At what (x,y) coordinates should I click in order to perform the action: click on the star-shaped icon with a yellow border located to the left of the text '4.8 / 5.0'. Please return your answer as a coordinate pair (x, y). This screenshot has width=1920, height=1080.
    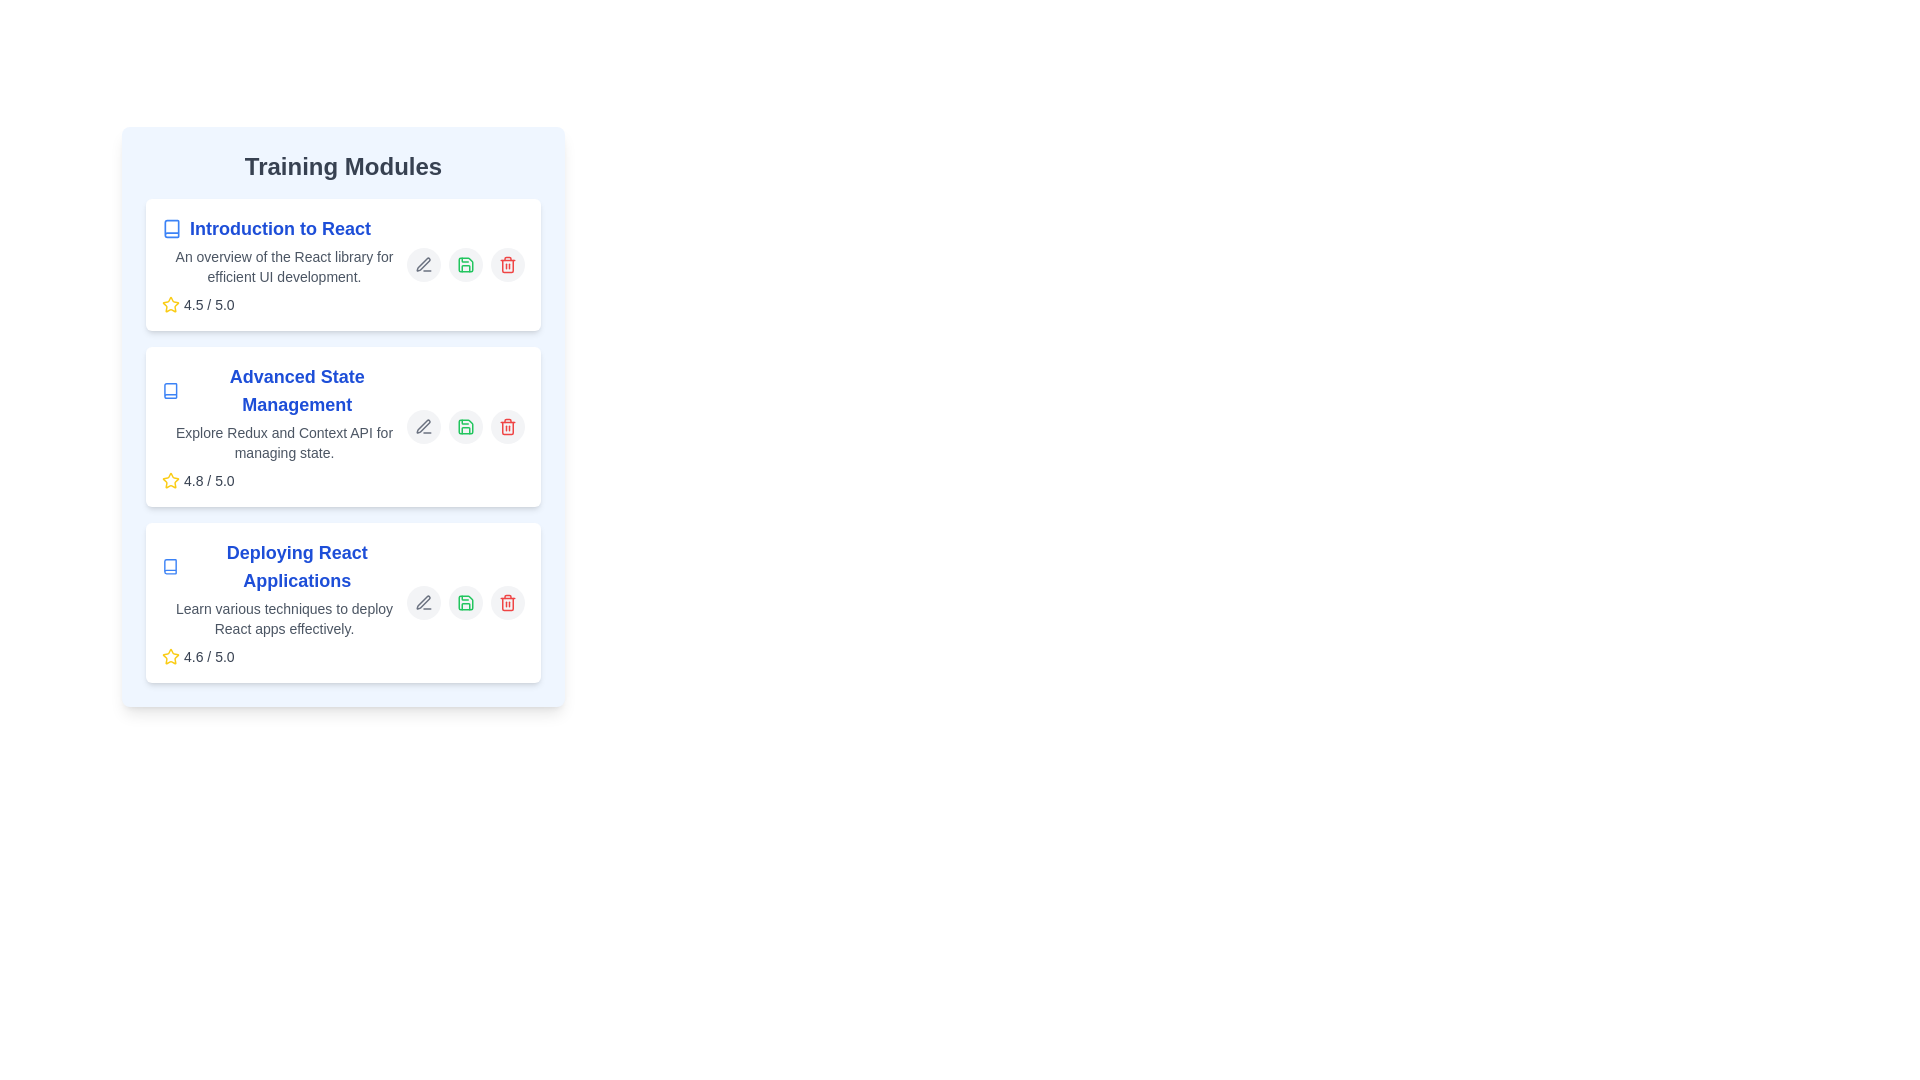
    Looking at the image, I should click on (171, 481).